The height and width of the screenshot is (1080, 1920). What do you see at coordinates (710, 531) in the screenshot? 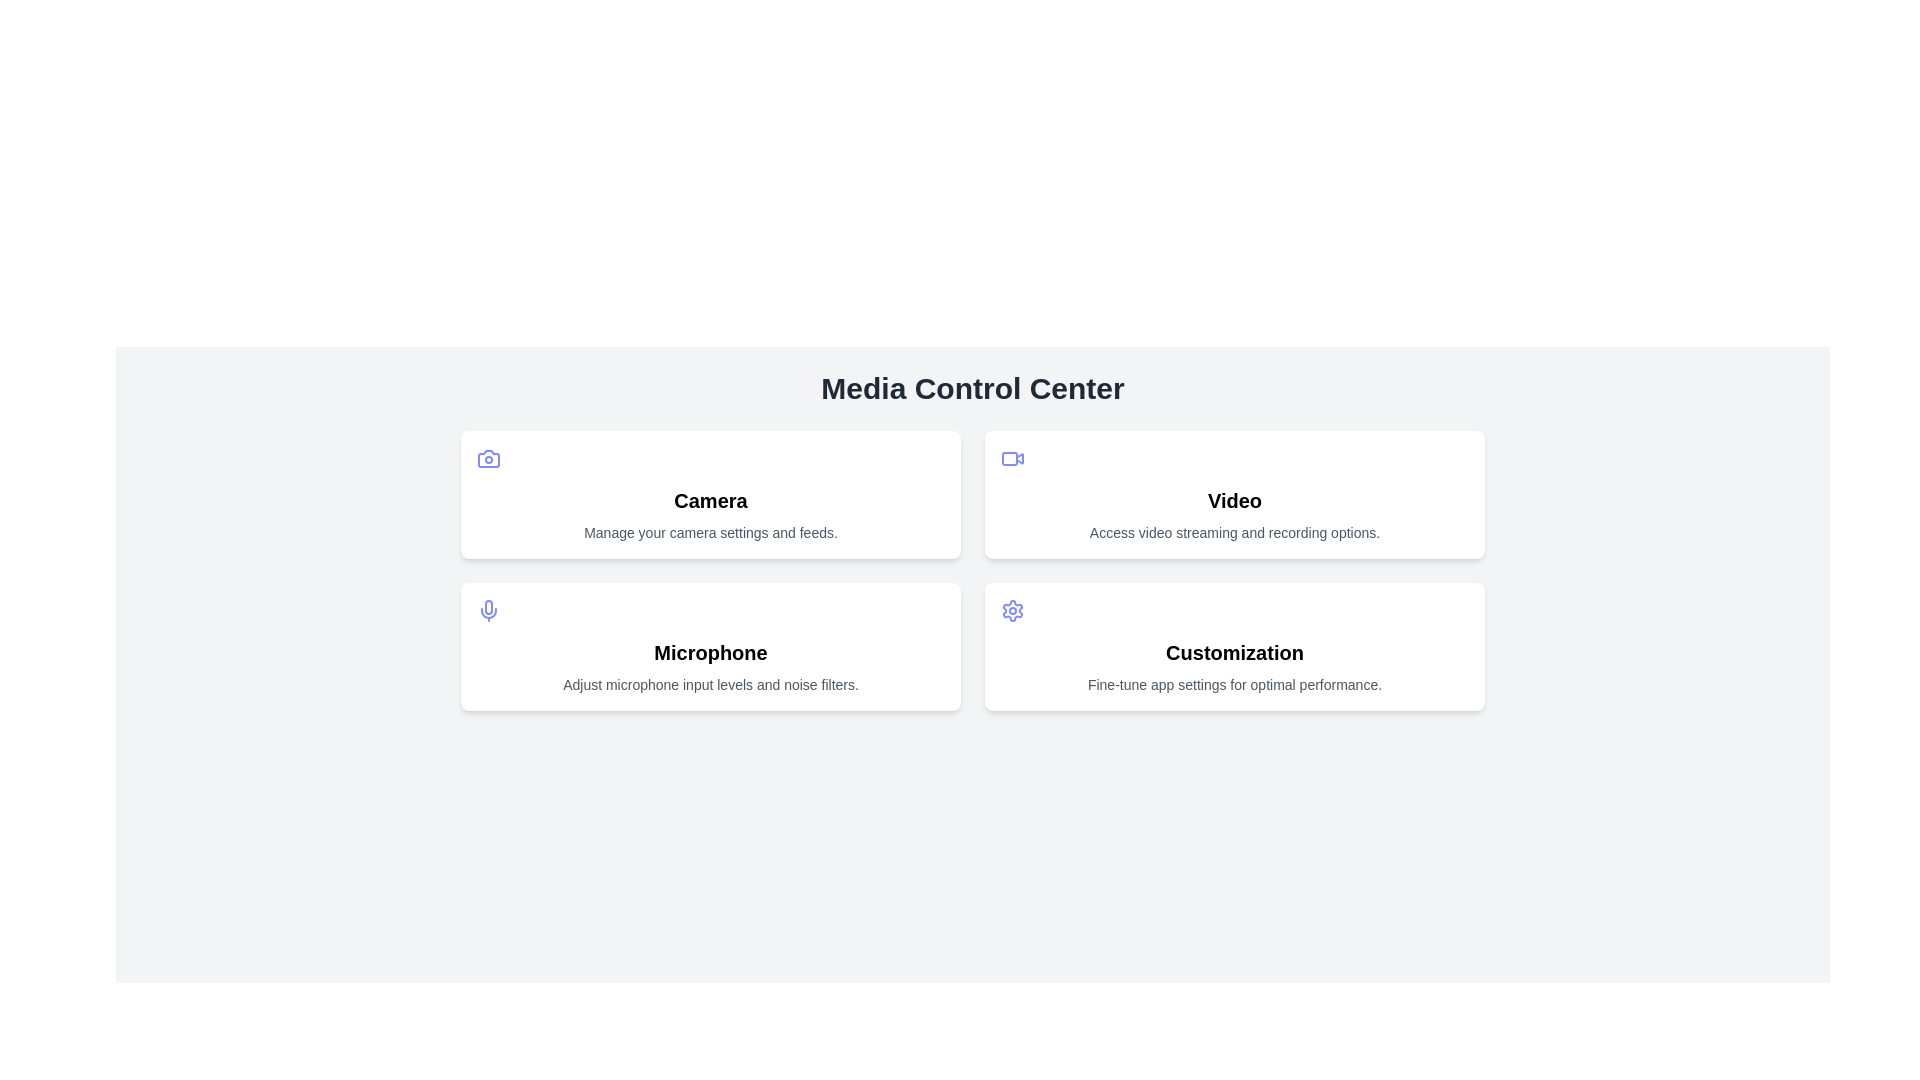
I see `the text label displaying 'Manage your camera settings and feeds.' located beneath the 'Camera' heading in the card` at bounding box center [710, 531].